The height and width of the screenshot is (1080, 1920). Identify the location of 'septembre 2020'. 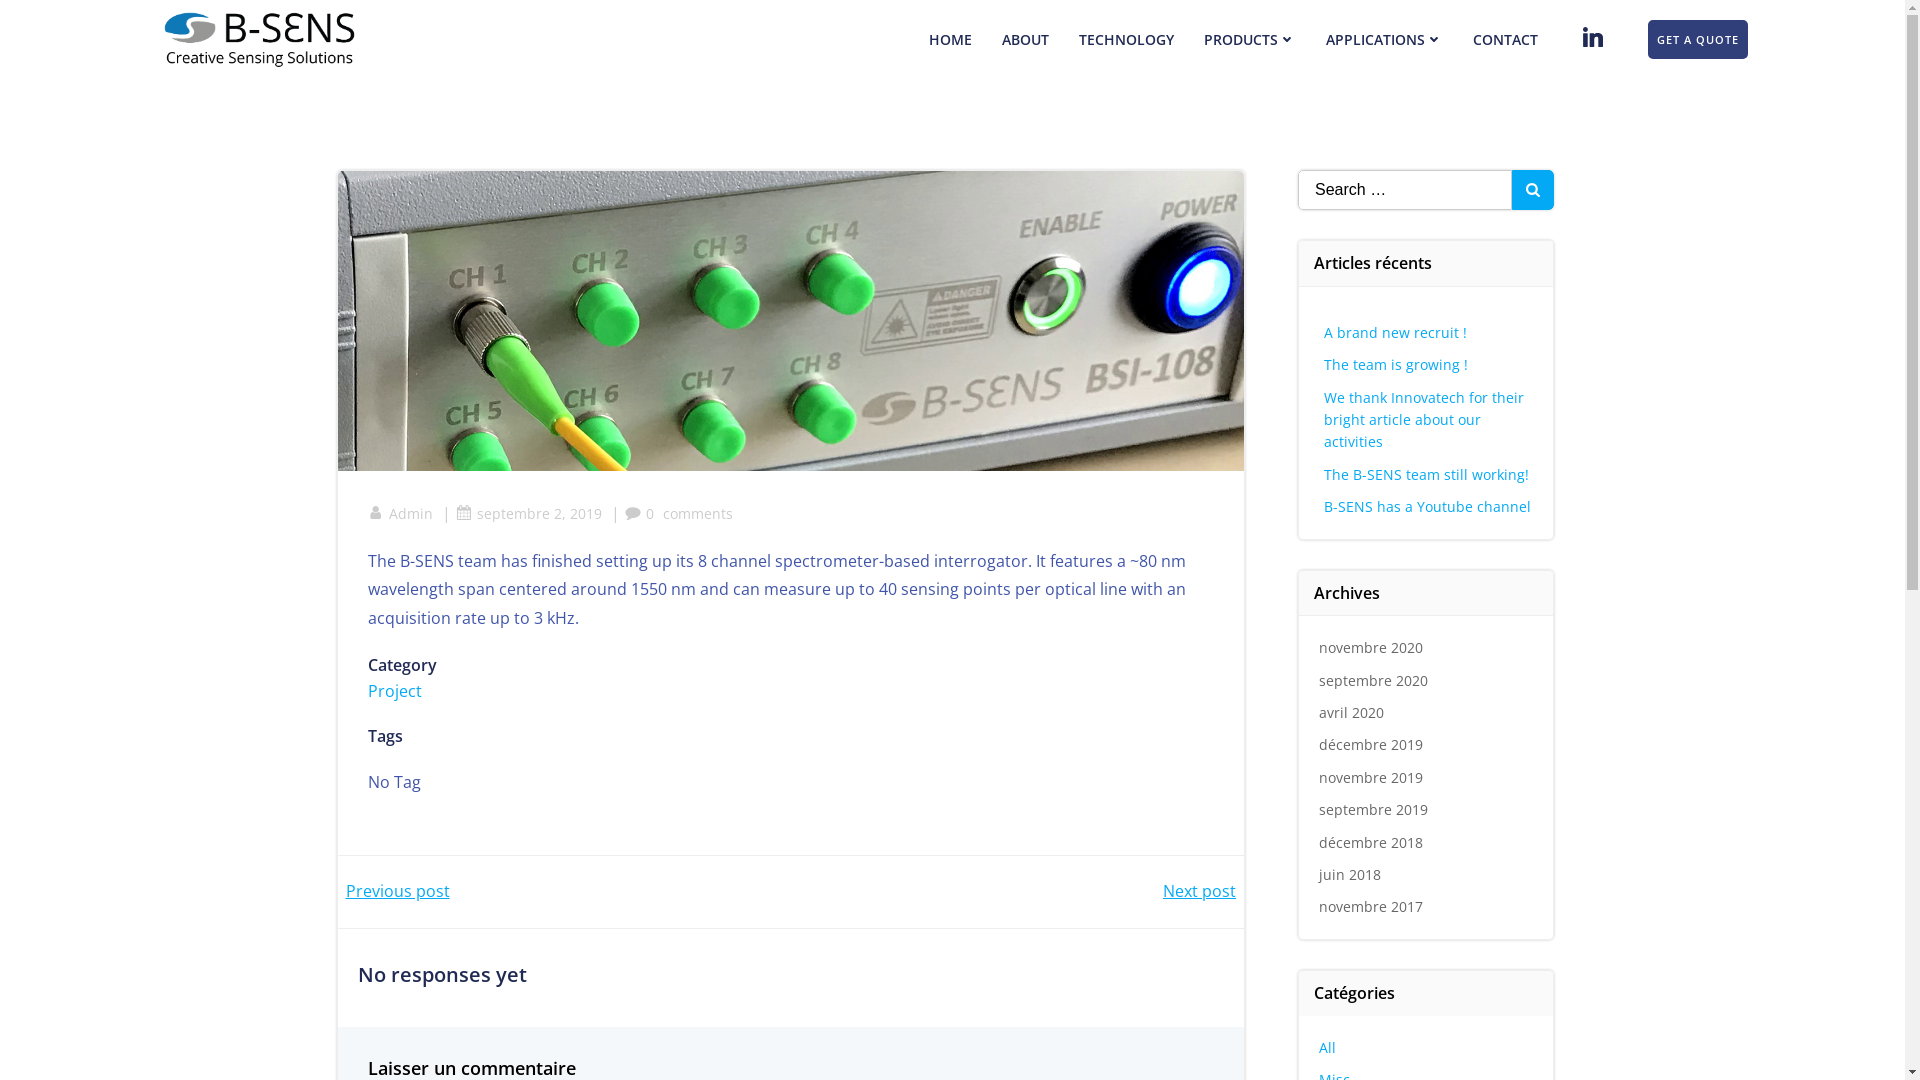
(1372, 679).